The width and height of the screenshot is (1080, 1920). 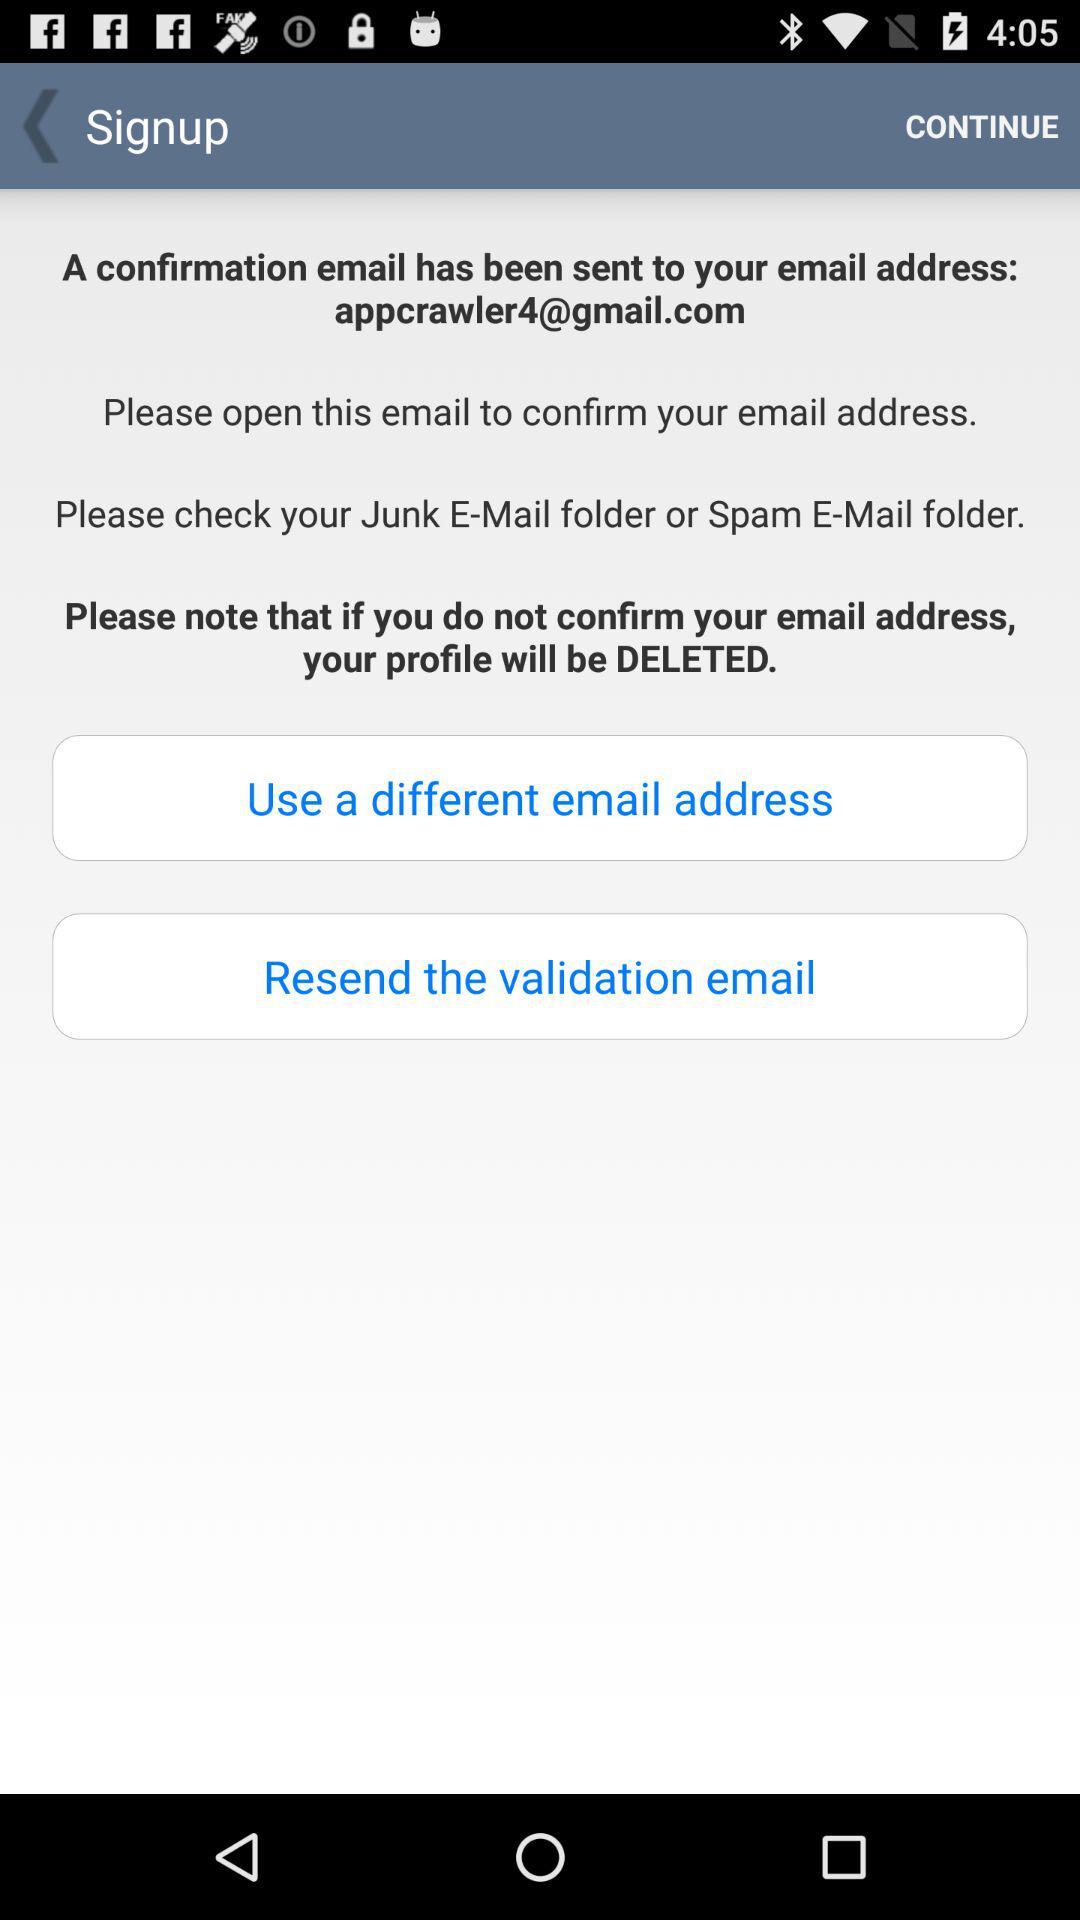 I want to click on use a different button, so click(x=540, y=796).